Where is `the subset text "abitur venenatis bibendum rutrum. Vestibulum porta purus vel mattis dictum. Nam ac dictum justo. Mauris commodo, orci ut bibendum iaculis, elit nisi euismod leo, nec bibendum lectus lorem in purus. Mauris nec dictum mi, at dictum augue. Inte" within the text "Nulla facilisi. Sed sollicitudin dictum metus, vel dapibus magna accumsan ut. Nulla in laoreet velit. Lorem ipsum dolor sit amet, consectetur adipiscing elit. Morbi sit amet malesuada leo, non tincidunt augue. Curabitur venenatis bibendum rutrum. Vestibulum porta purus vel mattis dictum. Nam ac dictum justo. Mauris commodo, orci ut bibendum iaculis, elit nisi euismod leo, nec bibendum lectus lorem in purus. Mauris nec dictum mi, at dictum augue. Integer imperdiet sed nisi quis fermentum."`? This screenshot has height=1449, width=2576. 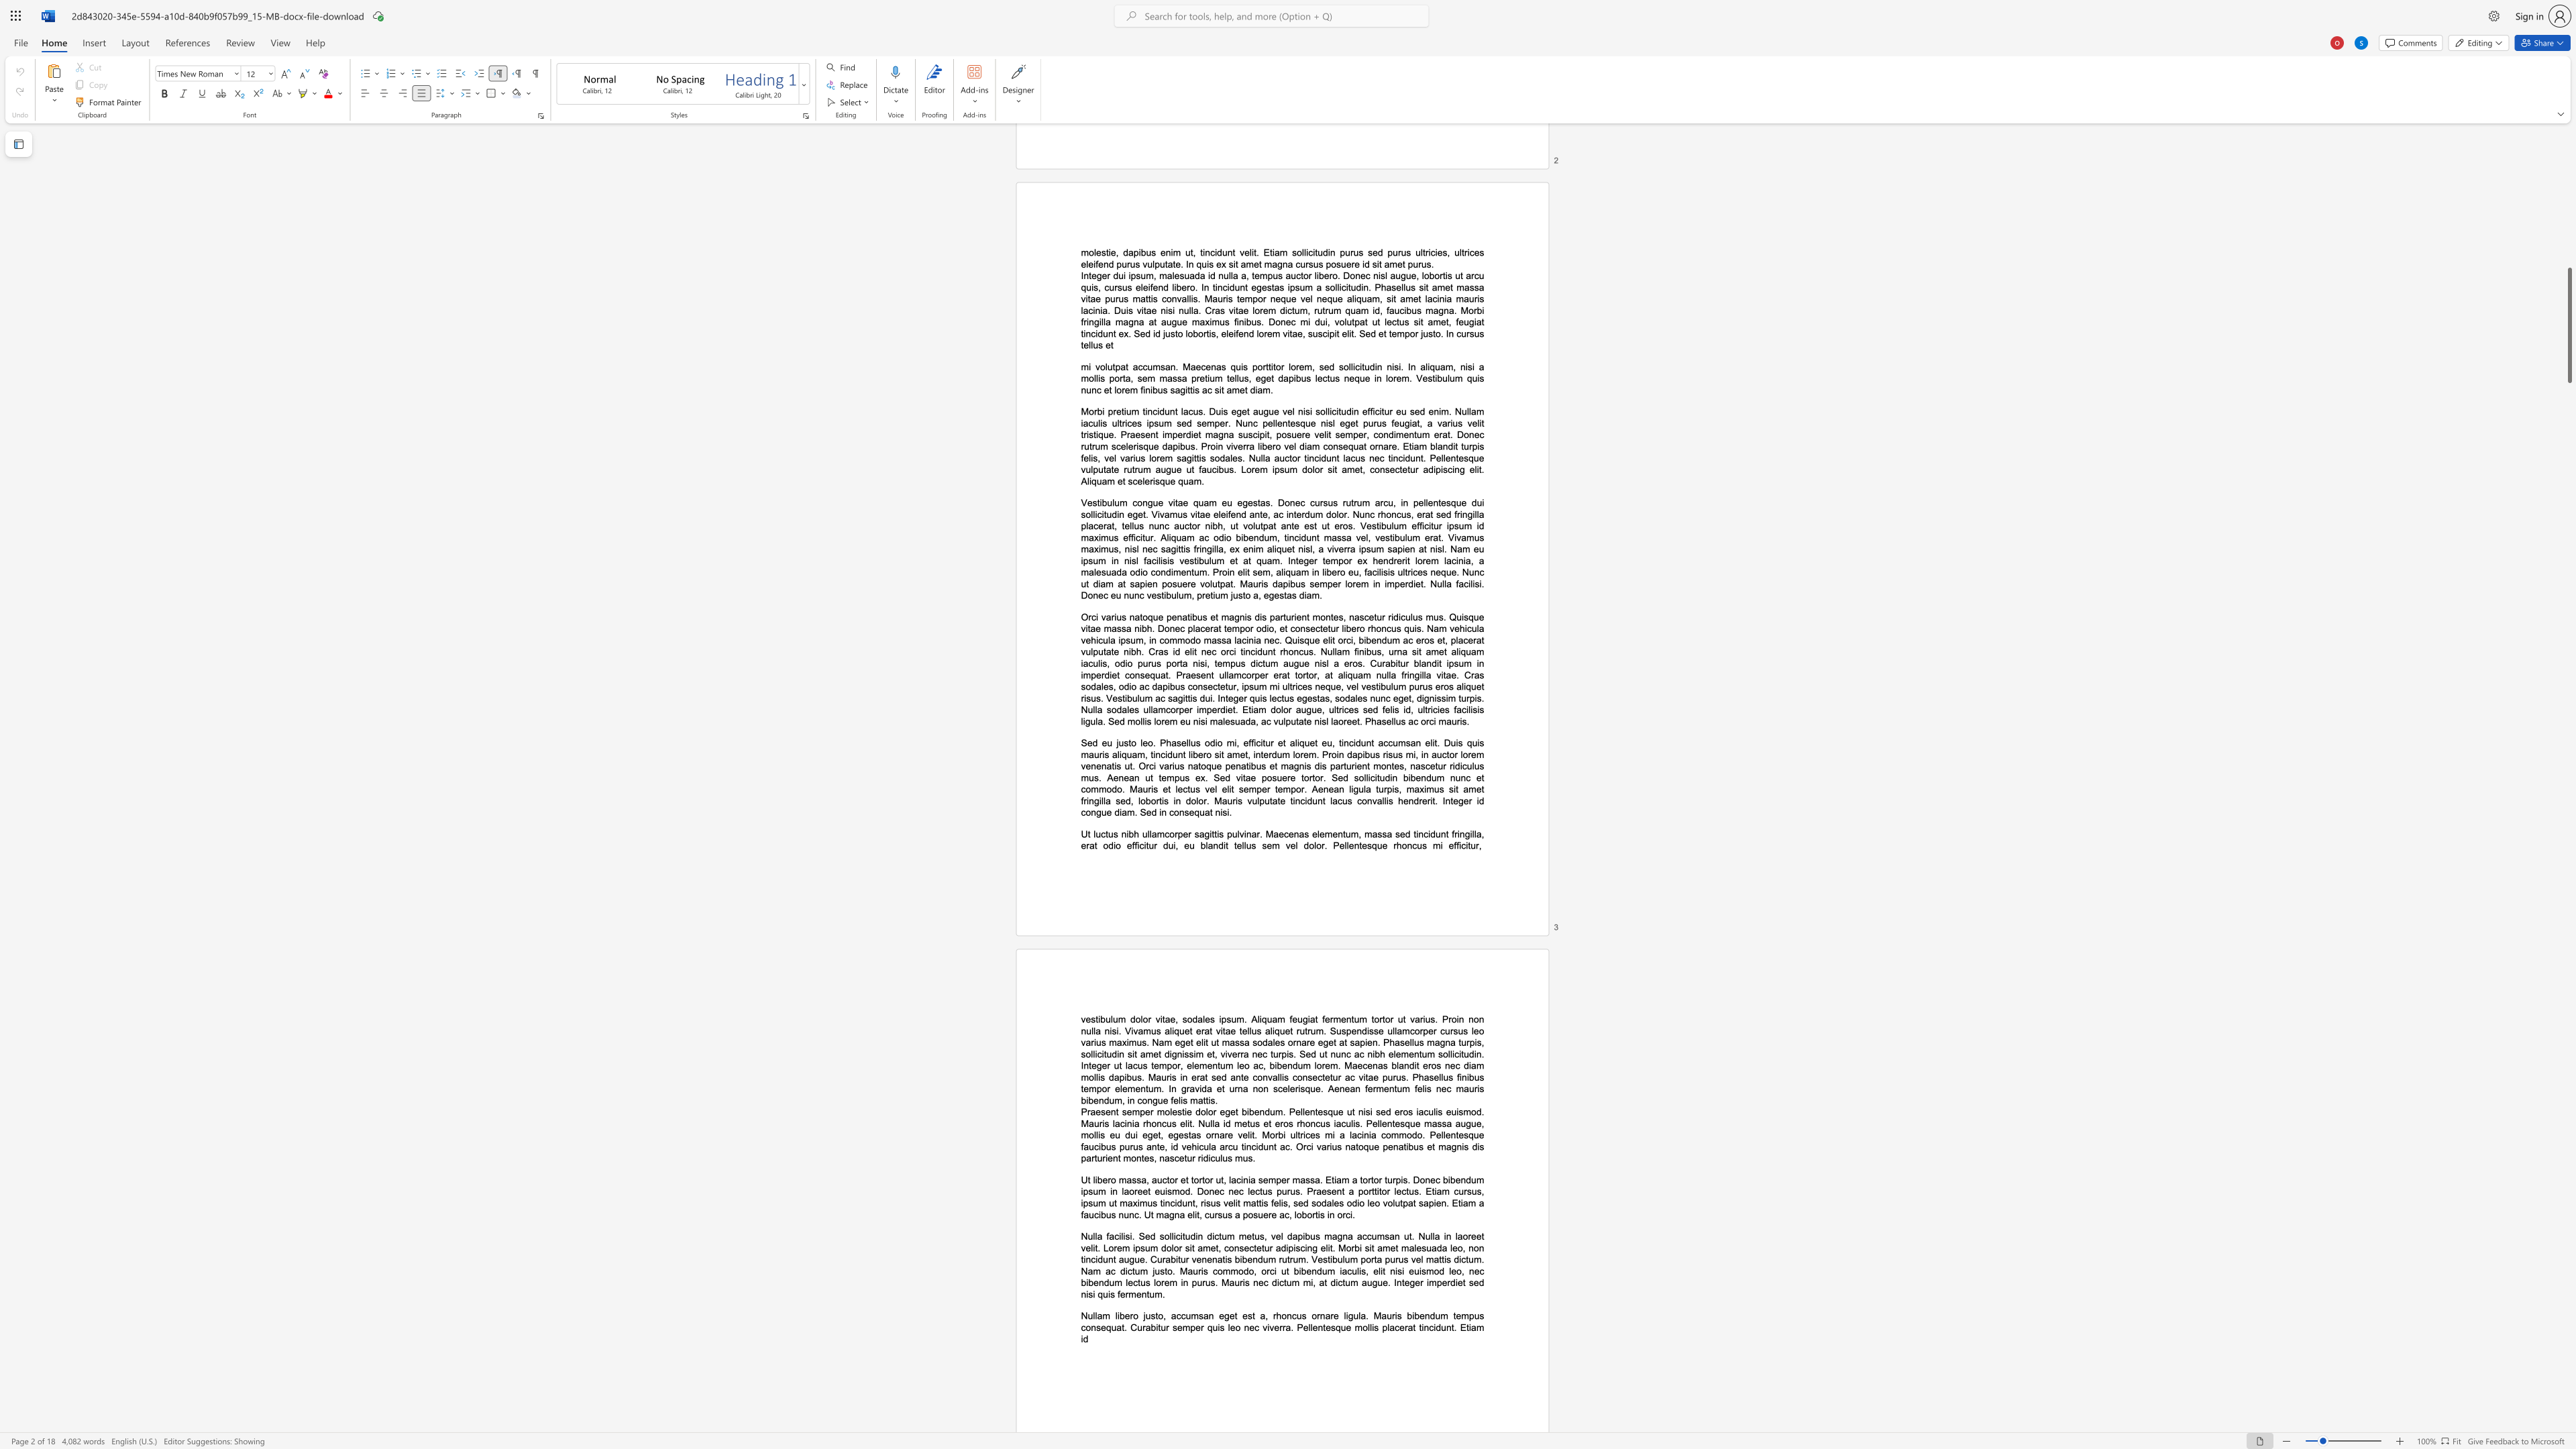
the subset text "abitur venenatis bibendum rutrum. Vestibulum porta purus vel mattis dictum. Nam ac dictum justo. Mauris commodo, orci ut bibendum iaculis, elit nisi euismod leo, nec bibendum lectus lorem in purus. Mauris nec dictum mi, at dictum augue. Inte" within the text "Nulla facilisi. Sed sollicitudin dictum metus, vel dapibus magna accumsan ut. Nulla in laoreet velit. Lorem ipsum dolor sit amet, consectetur adipiscing elit. Morbi sit amet malesuada leo, non tincidunt augue. Curabitur venenatis bibendum rutrum. Vestibulum porta purus vel mattis dictum. Nam ac dictum justo. Mauris commodo, orci ut bibendum iaculis, elit nisi euismod leo, nec bibendum lectus lorem in purus. Mauris nec dictum mi, at dictum augue. Integer imperdiet sed nisi quis fermentum." is located at coordinates (1164, 1258).